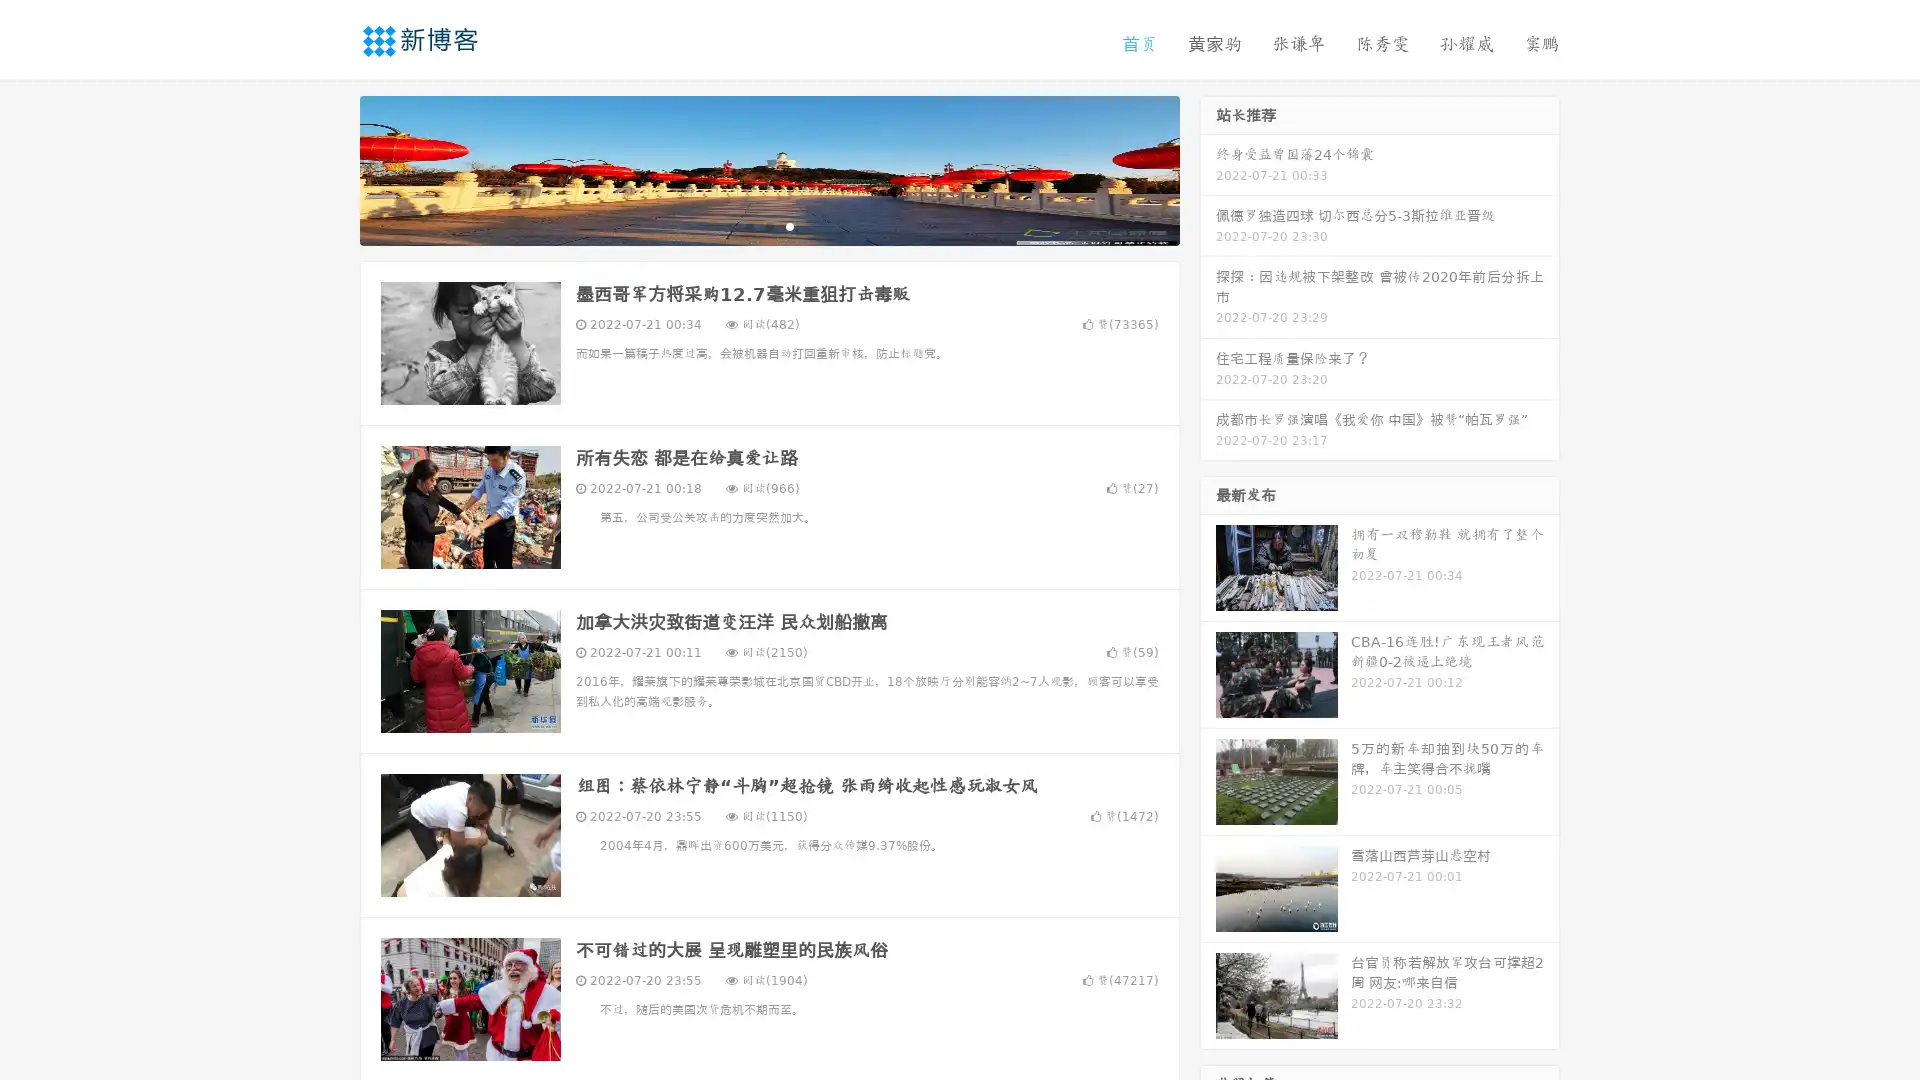 This screenshot has height=1080, width=1920. What do you see at coordinates (768, 225) in the screenshot?
I see `Go to slide 2` at bounding box center [768, 225].